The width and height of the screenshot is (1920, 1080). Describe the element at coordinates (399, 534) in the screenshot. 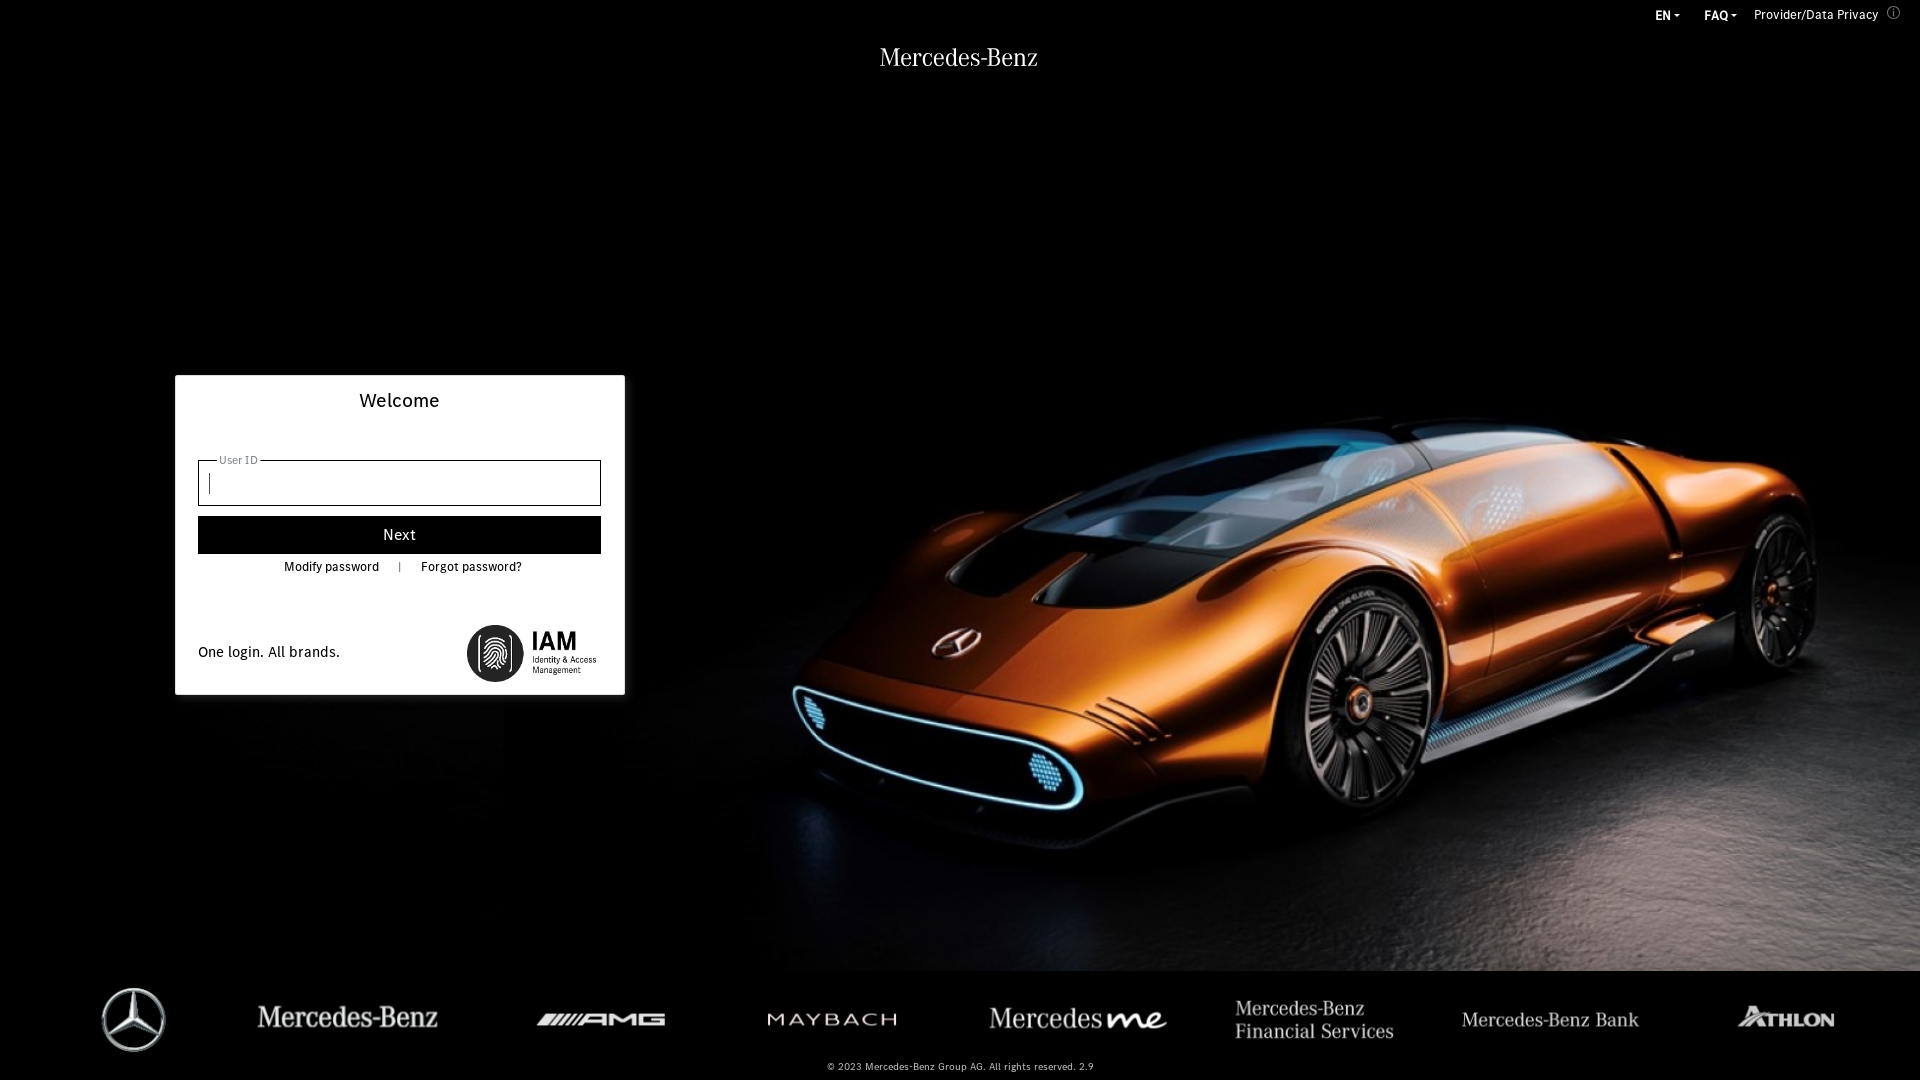

I see `'Next'` at that location.